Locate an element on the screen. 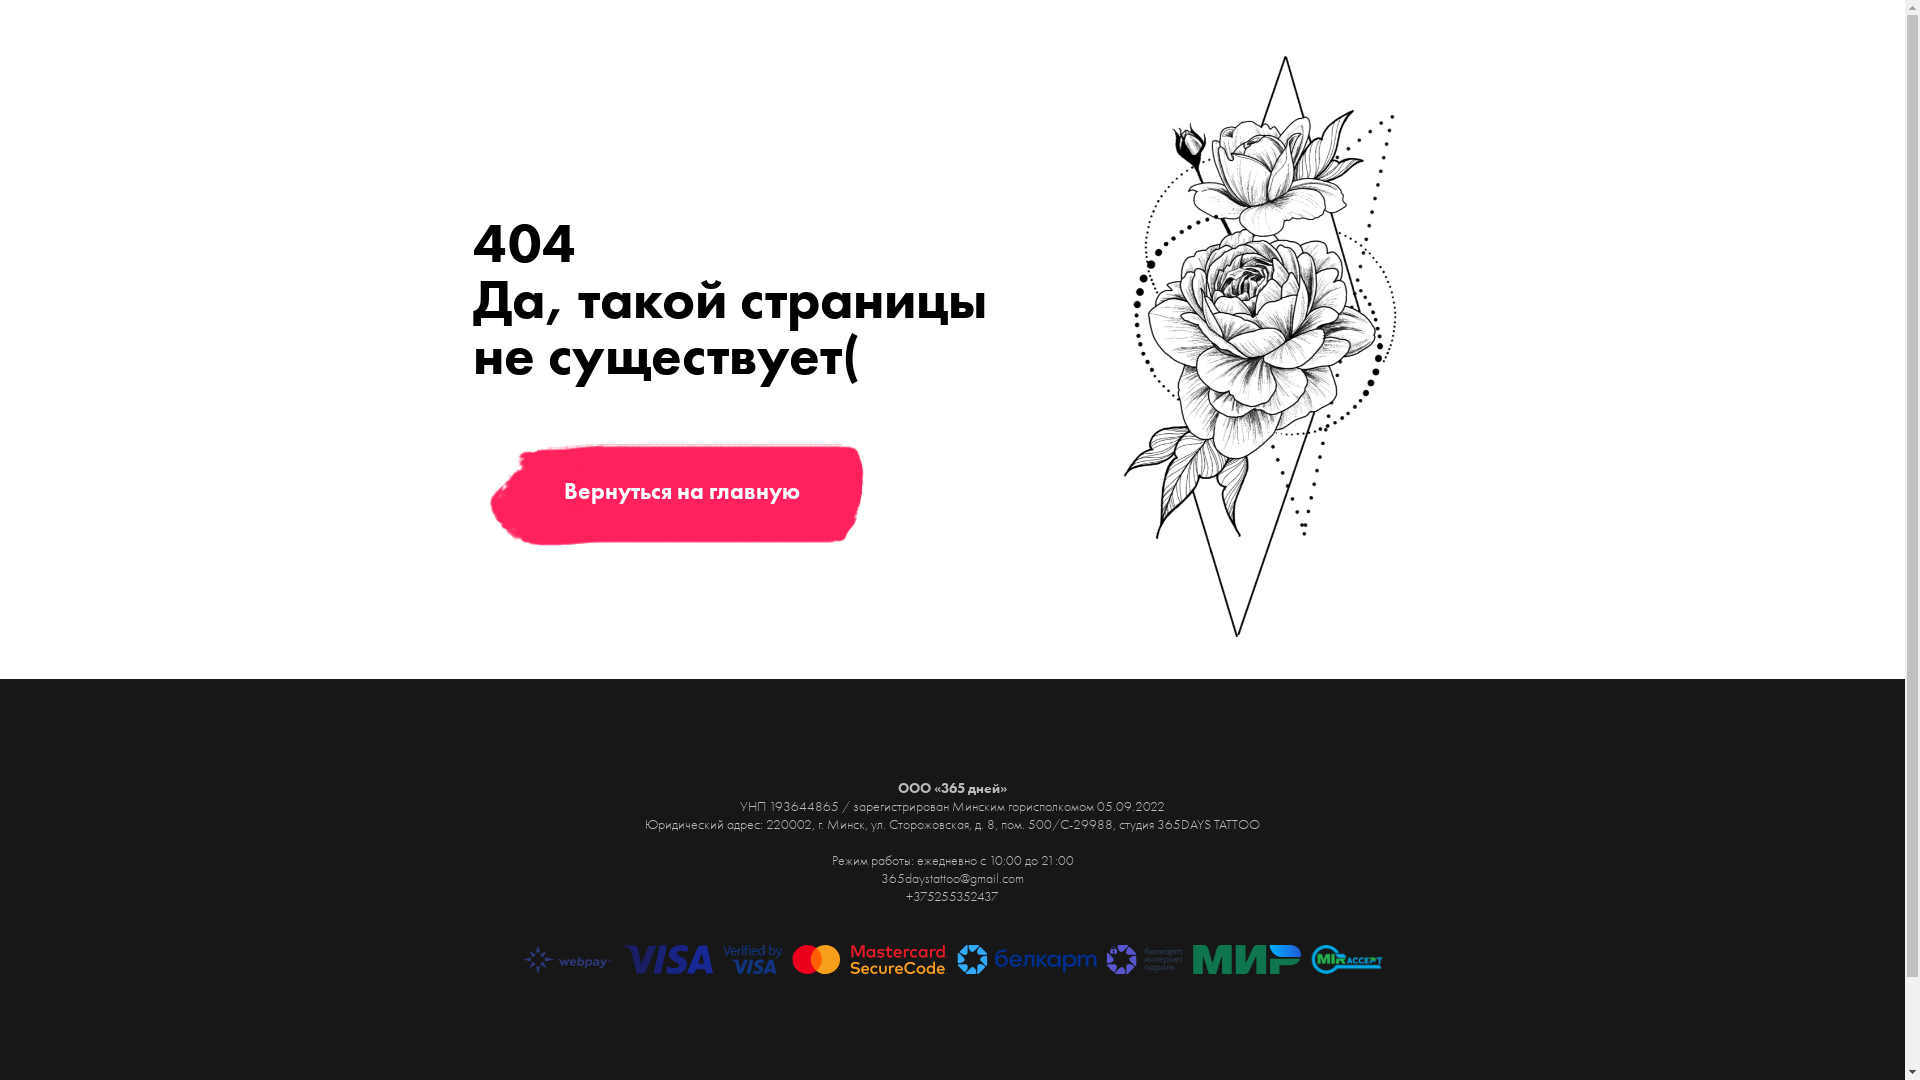 The height and width of the screenshot is (1080, 1920). '365daystattoo@gmail.com' is located at coordinates (951, 877).